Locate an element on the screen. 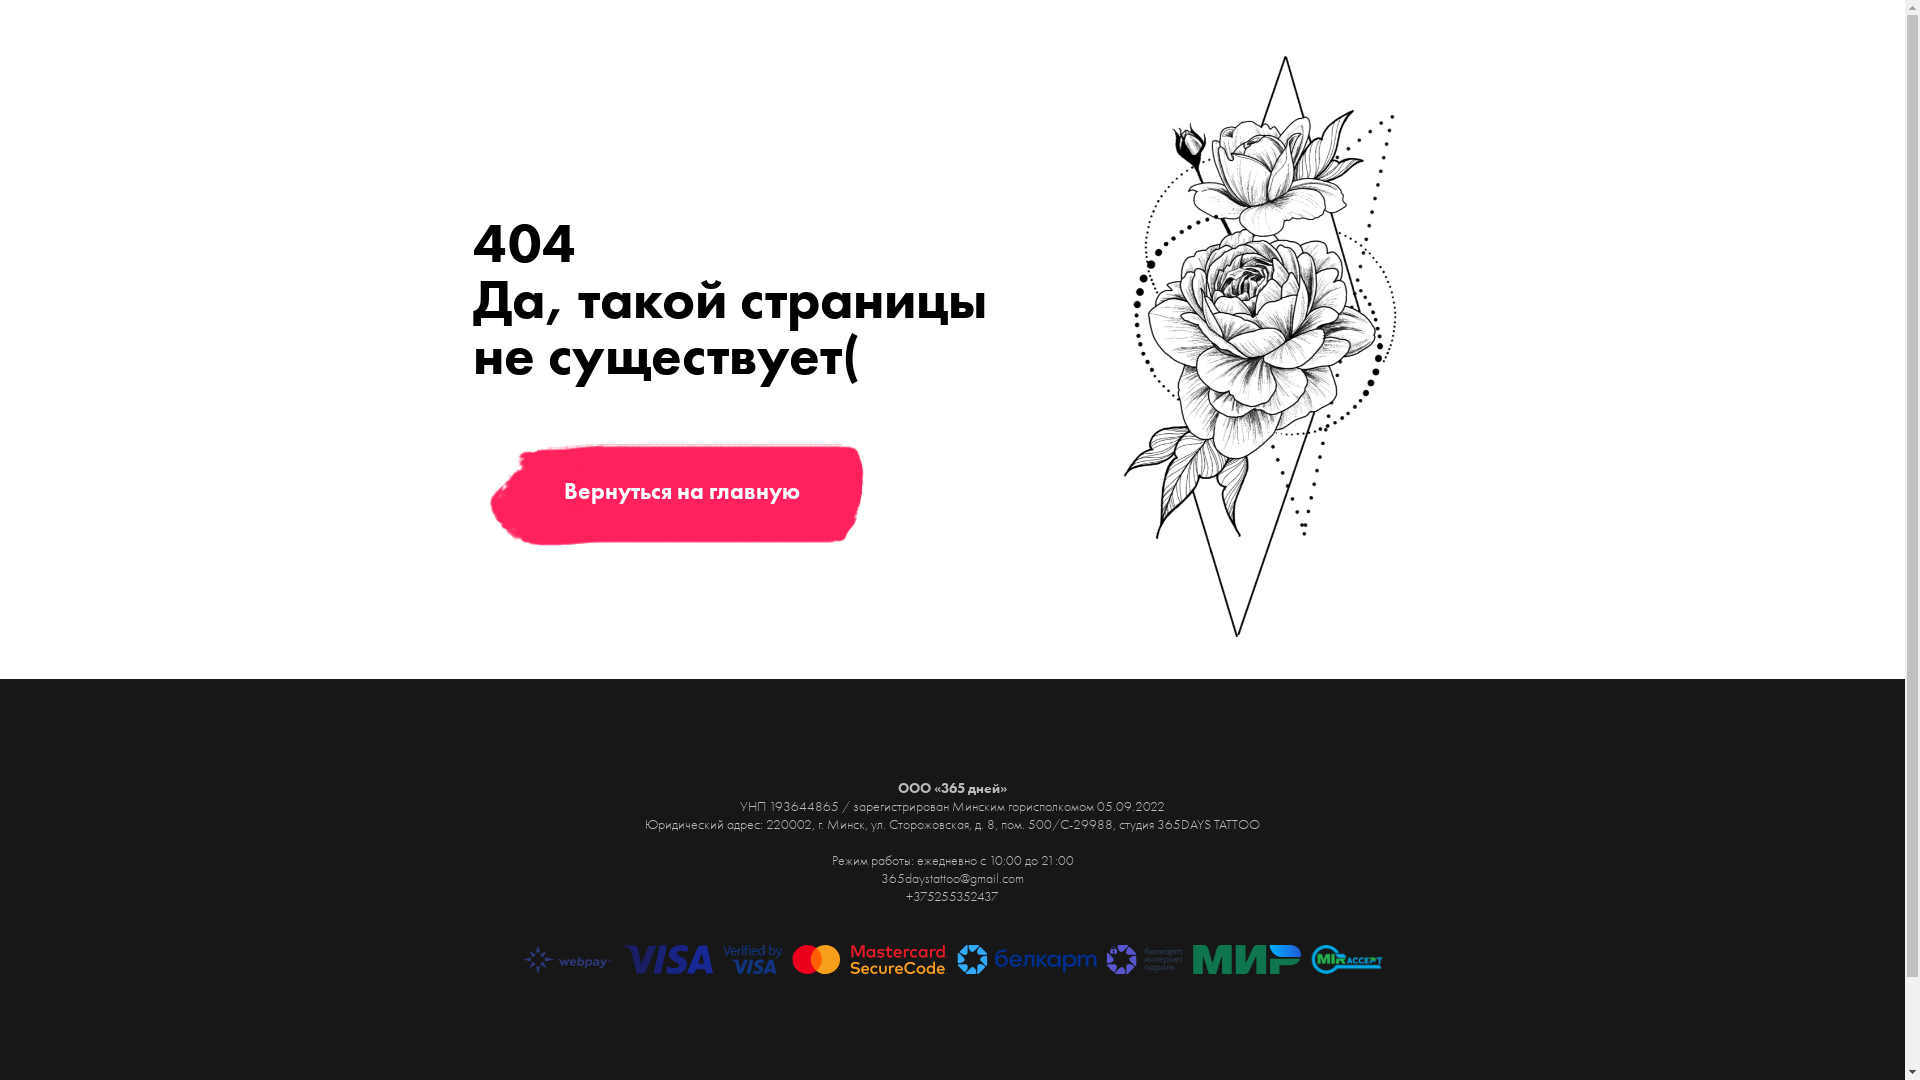 The height and width of the screenshot is (1080, 1920). '365daystattoo@gmail.com' is located at coordinates (951, 877).